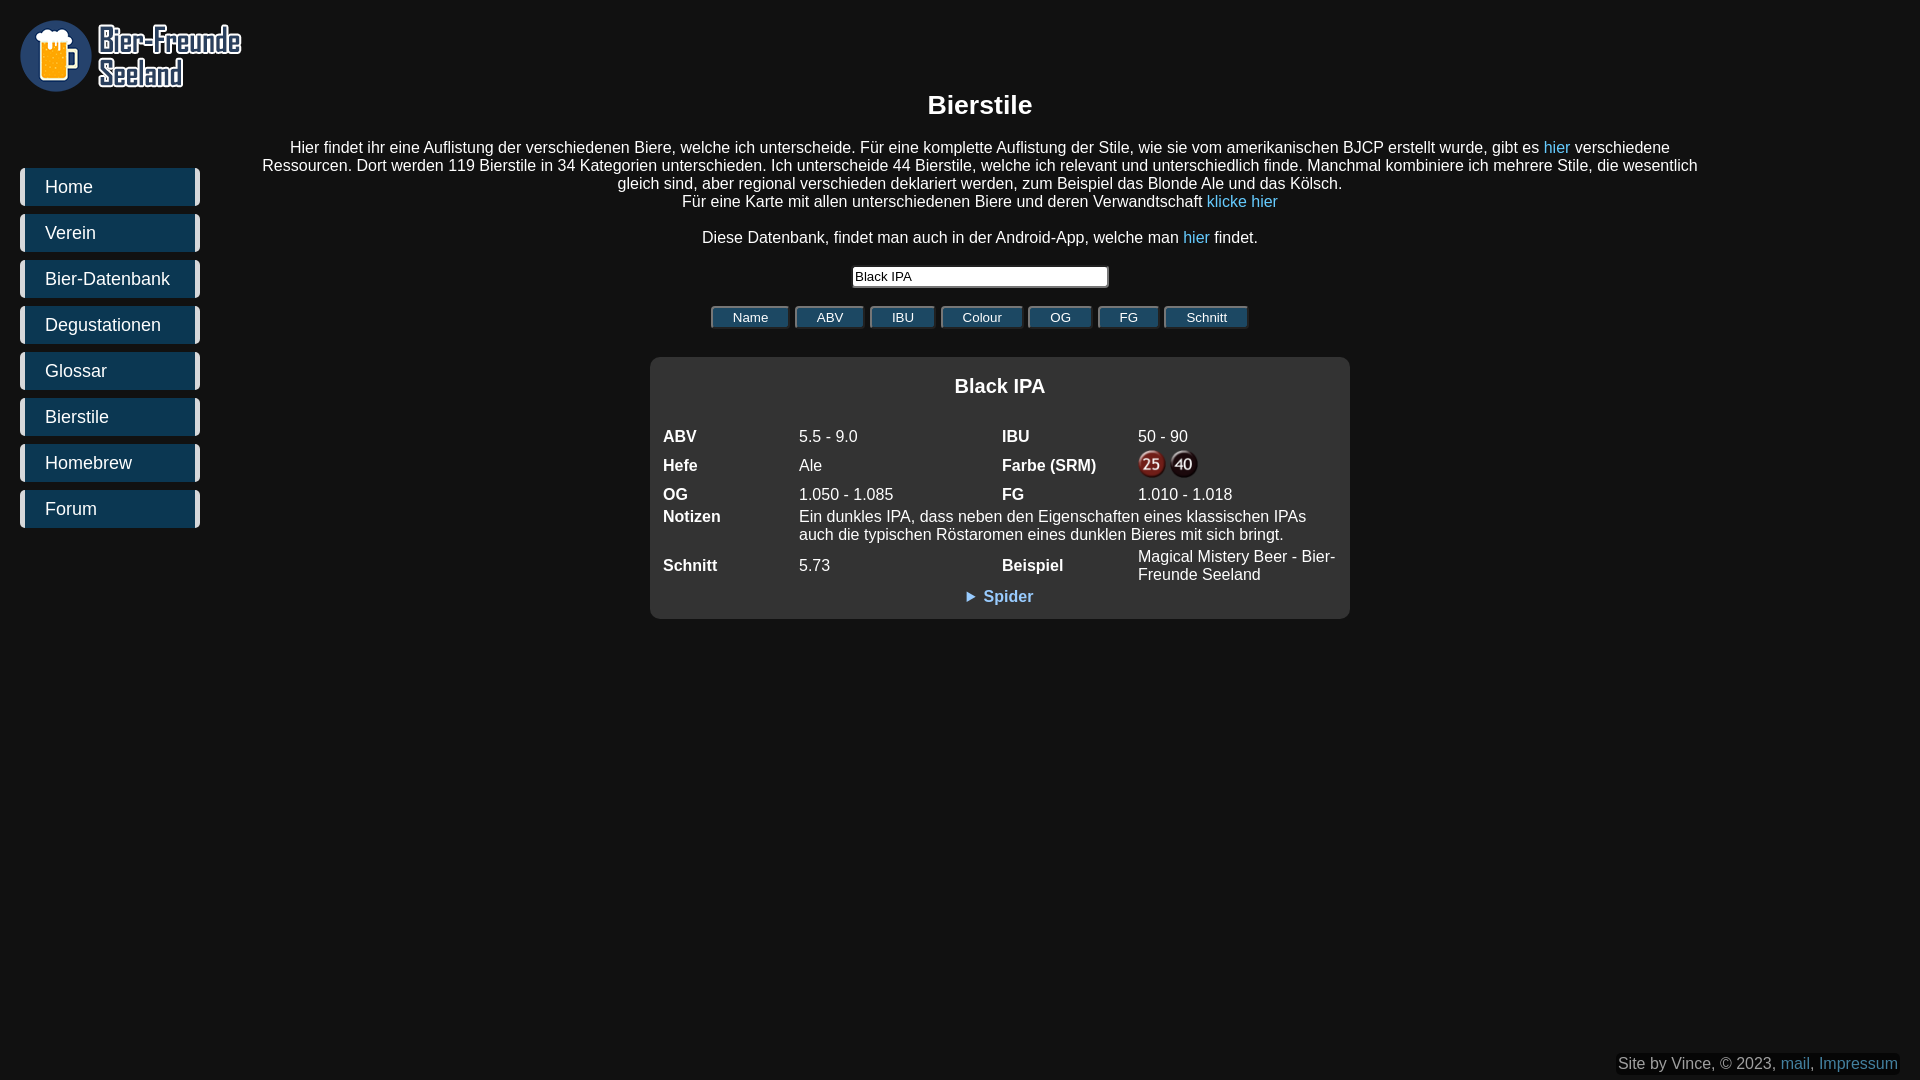 Image resolution: width=1920 pixels, height=1080 pixels. What do you see at coordinates (1196, 236) in the screenshot?
I see `'hier'` at bounding box center [1196, 236].